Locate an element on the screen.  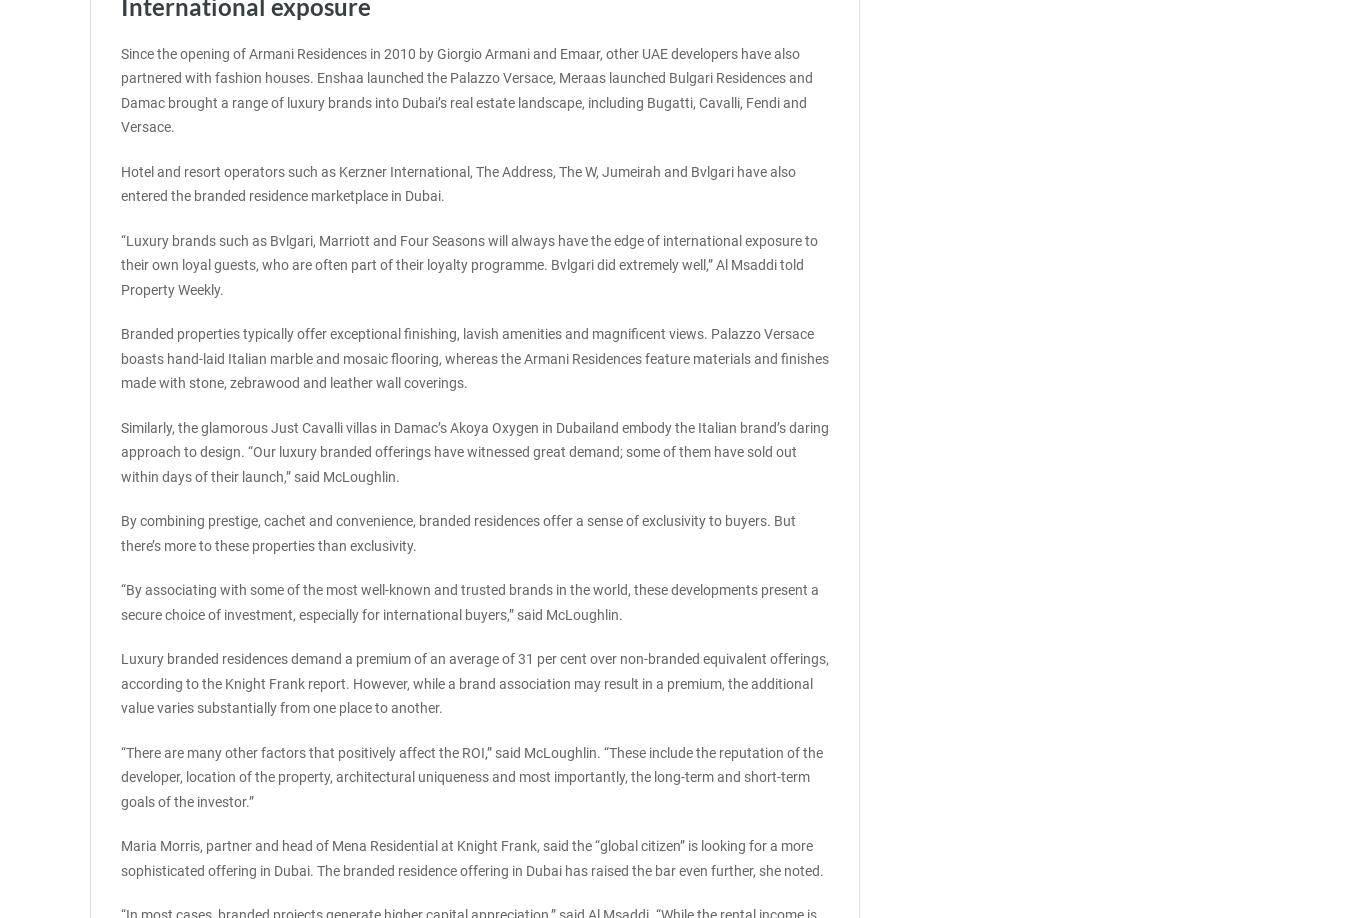
'Since the opening of Armani Residences in 2010 by Giorgio Armani and Emaar, other UAE developers have also partnered with fashion houses. Enshaa launched the Palazzo Versace, Meraas launched Bulgari Residences and Damac brought a range of luxury brands into Dubai’s real estate landscape, including Bugatti, Cavalli, Fendi and Versace.' is located at coordinates (465, 88).